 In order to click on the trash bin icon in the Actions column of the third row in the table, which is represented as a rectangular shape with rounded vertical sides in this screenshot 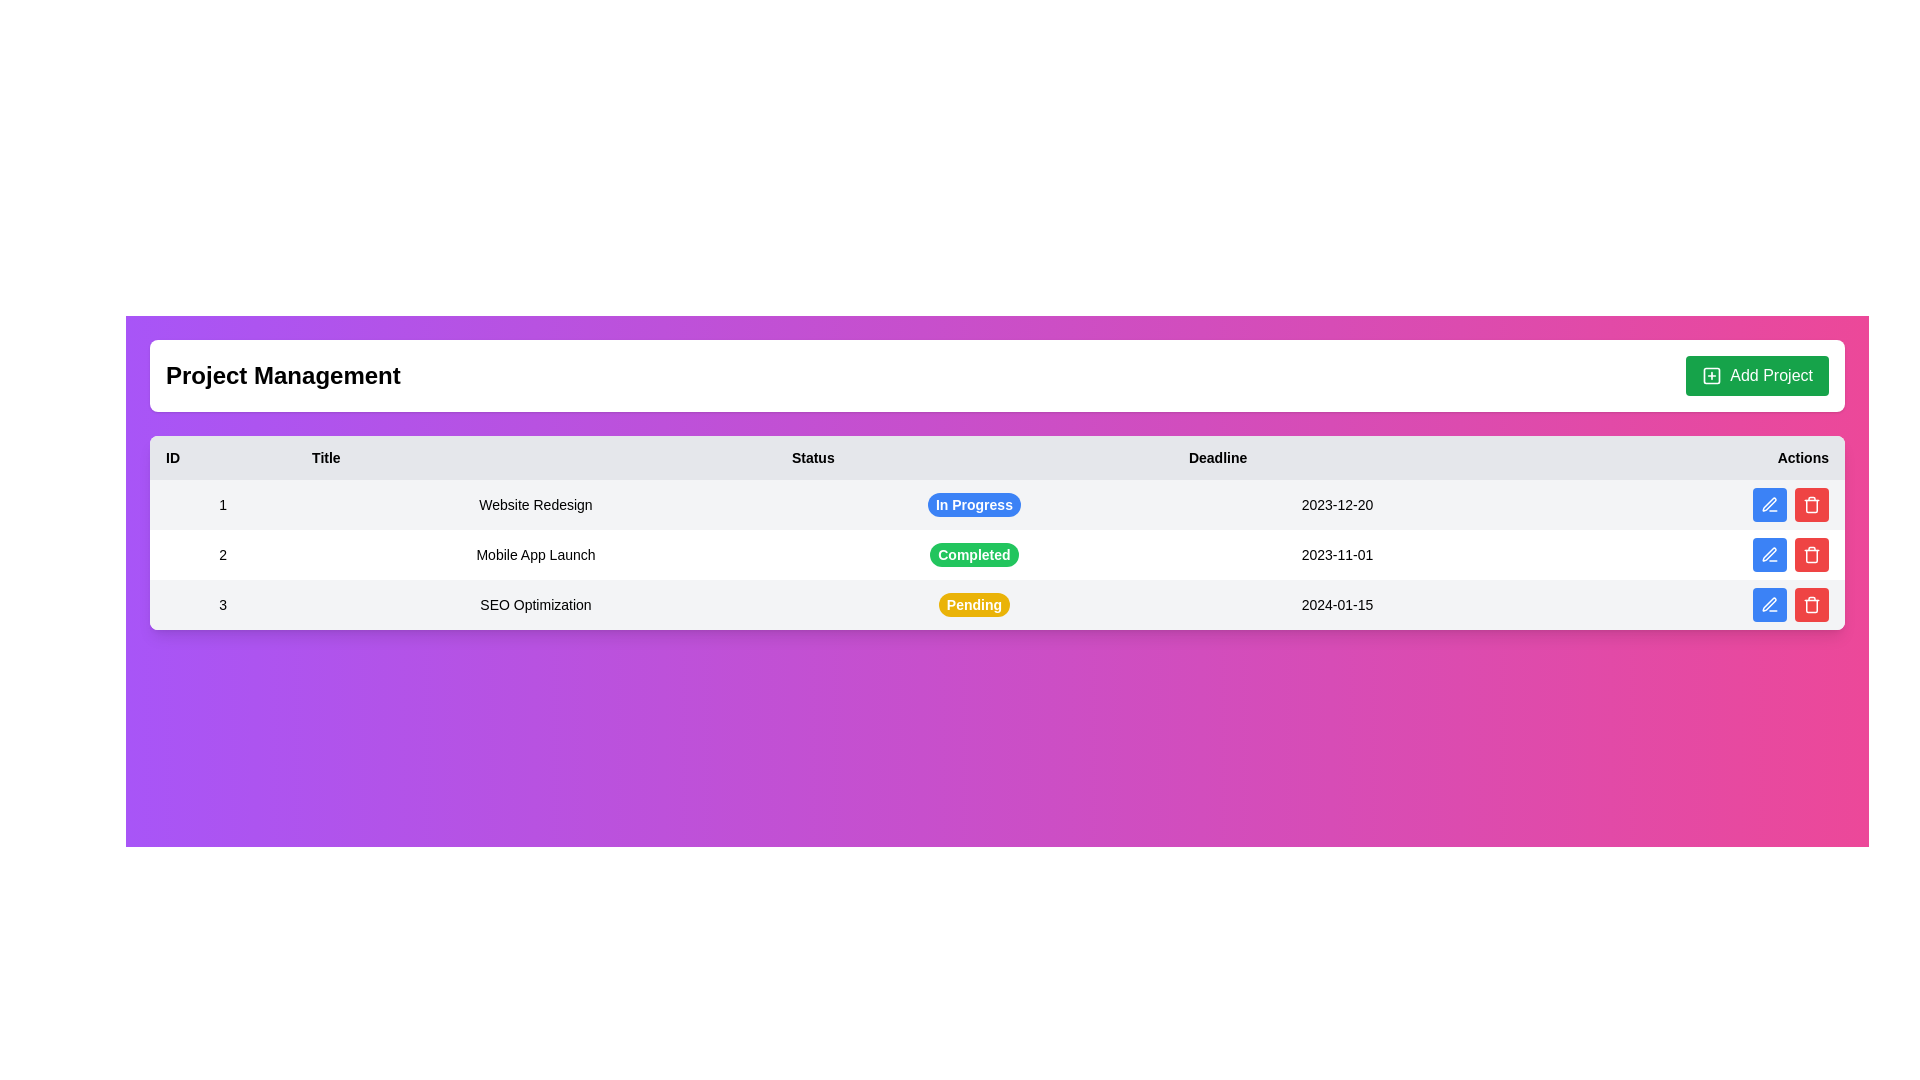, I will do `click(1811, 556)`.